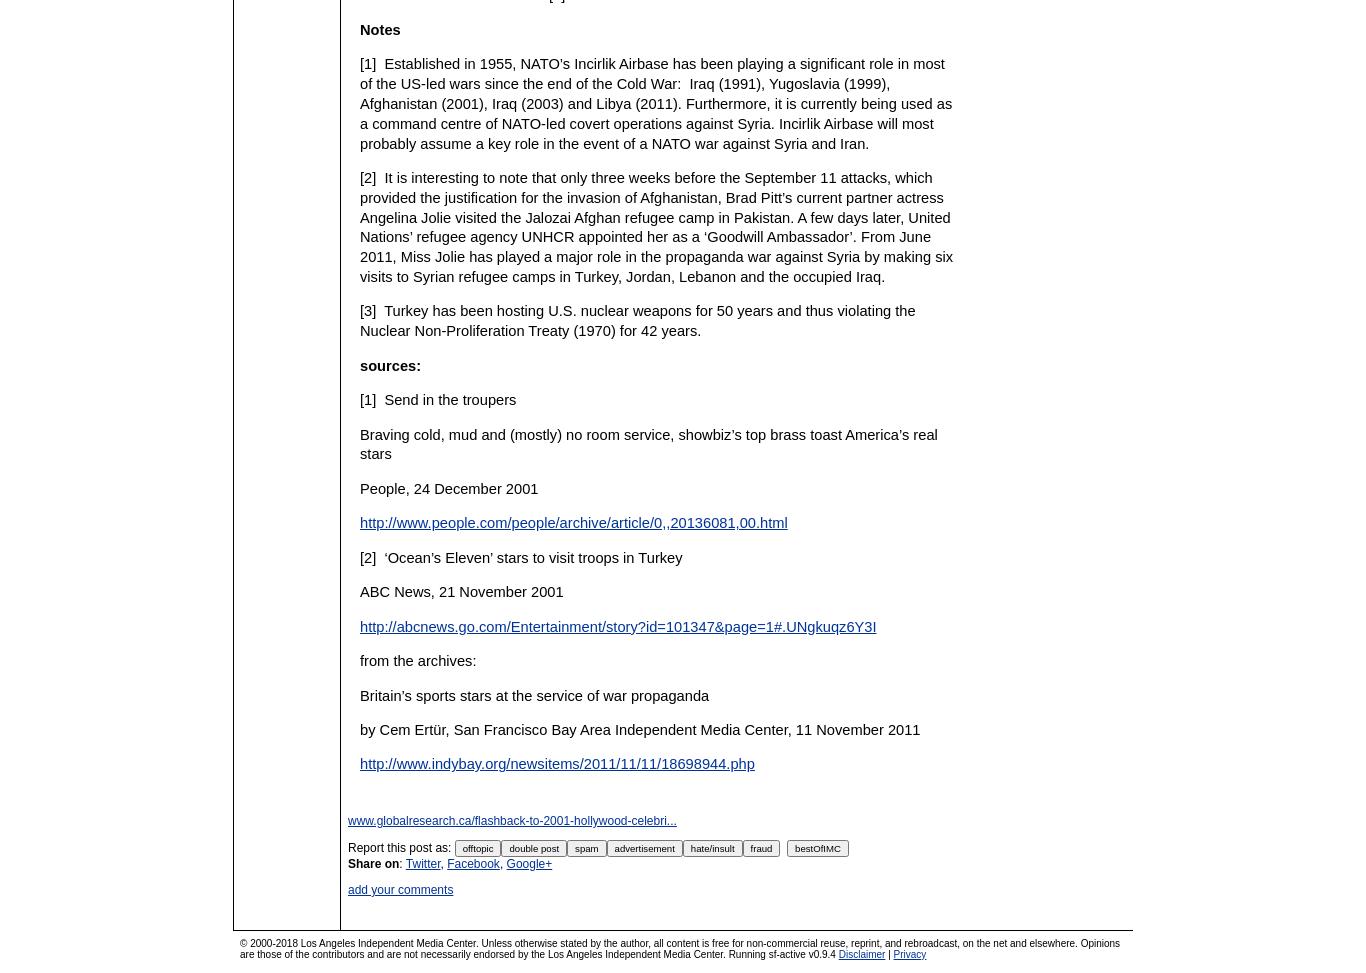 This screenshot has width=1366, height=973. What do you see at coordinates (399, 889) in the screenshot?
I see `'add your comments'` at bounding box center [399, 889].